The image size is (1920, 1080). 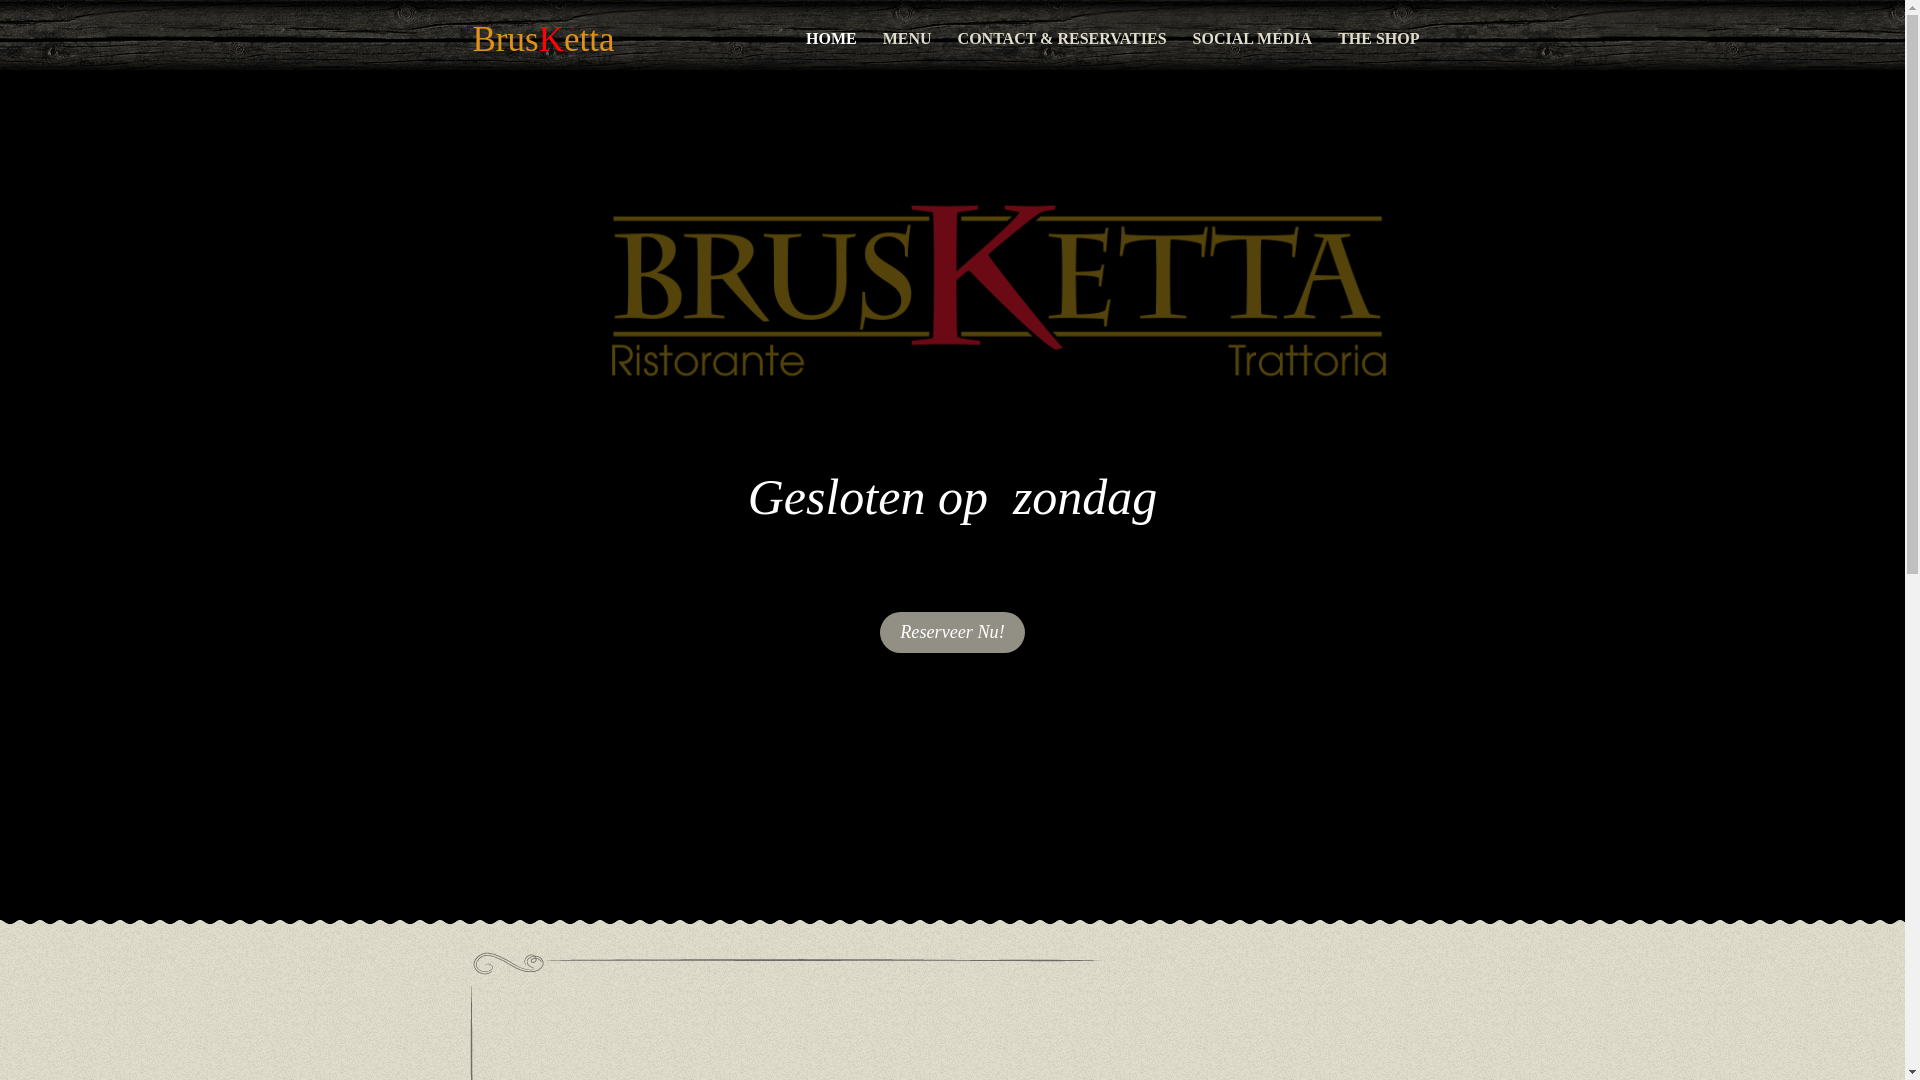 What do you see at coordinates (1324, 39) in the screenshot?
I see `'THE SHOP'` at bounding box center [1324, 39].